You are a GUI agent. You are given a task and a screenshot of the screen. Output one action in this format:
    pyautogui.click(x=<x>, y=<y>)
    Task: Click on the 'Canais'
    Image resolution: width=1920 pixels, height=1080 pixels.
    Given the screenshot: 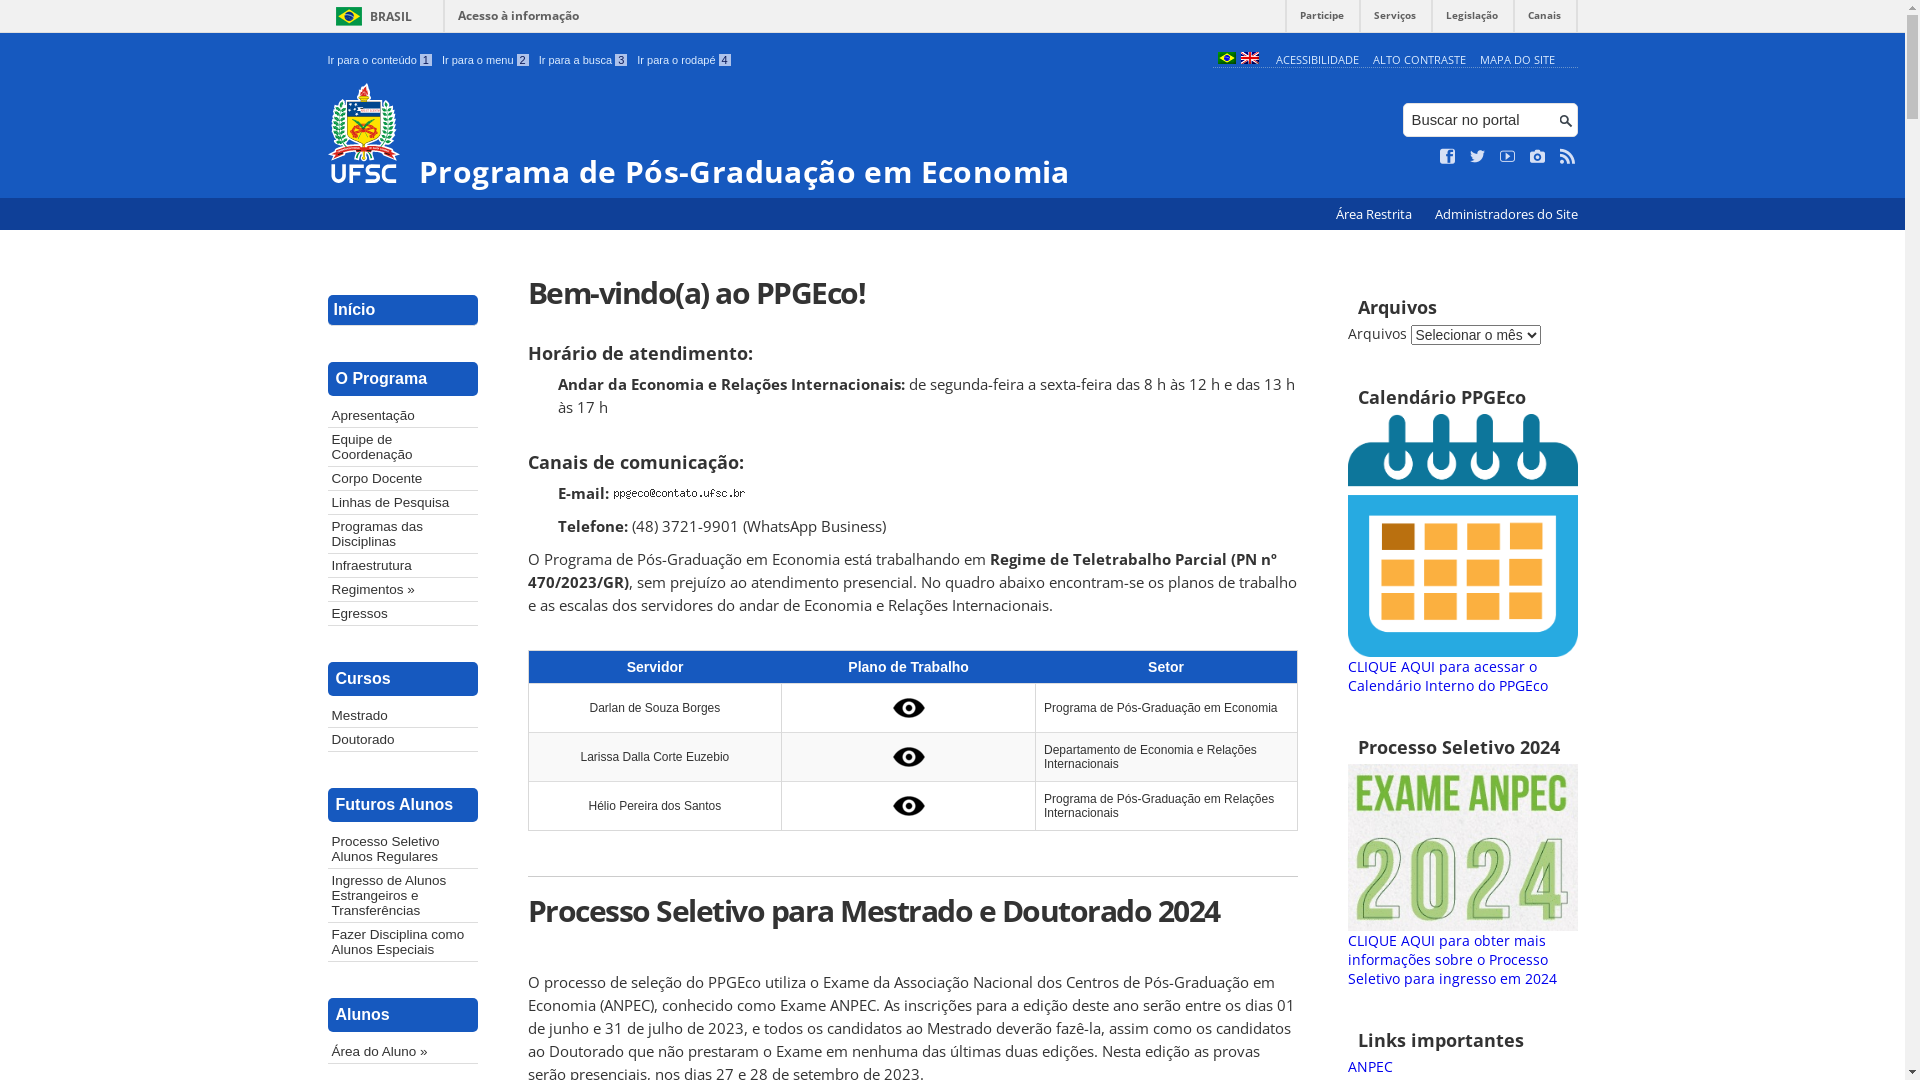 What is the action you would take?
    pyautogui.click(x=1543, y=20)
    